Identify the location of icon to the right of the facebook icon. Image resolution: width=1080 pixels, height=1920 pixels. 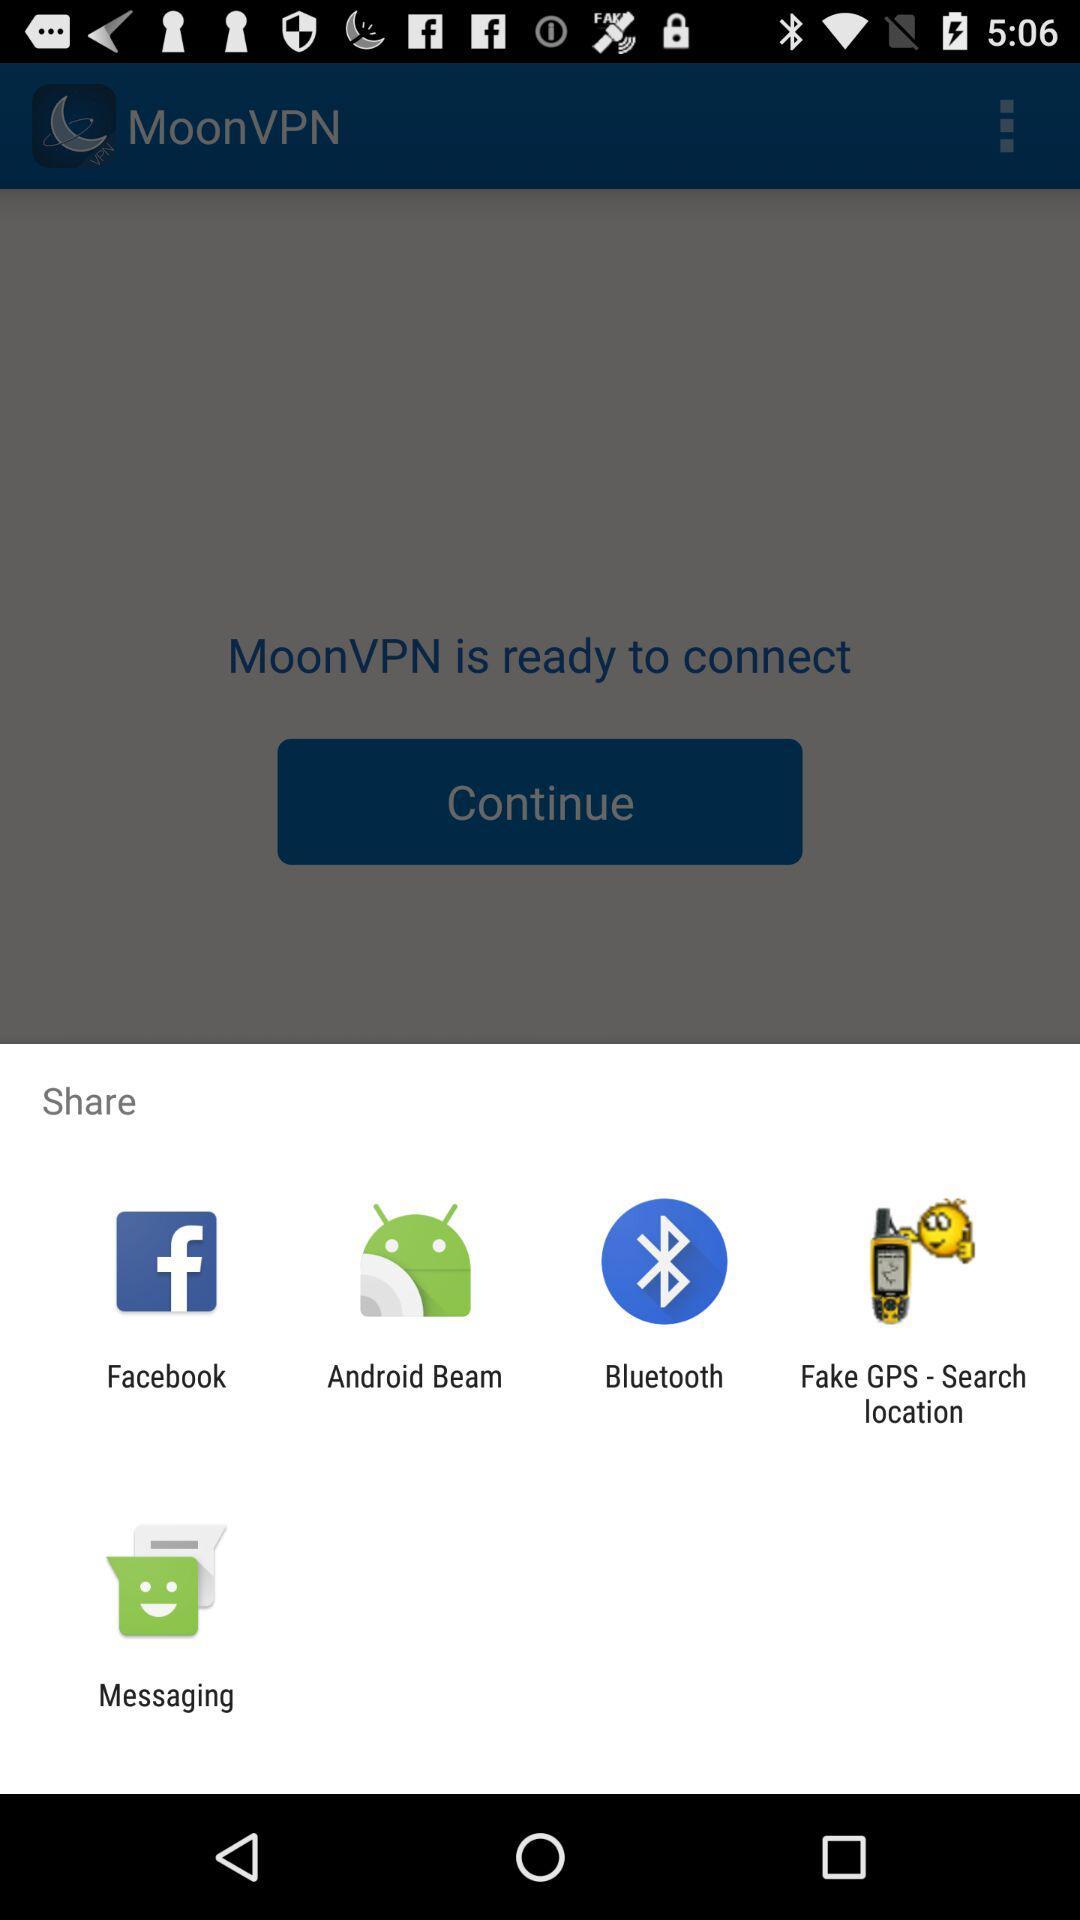
(414, 1392).